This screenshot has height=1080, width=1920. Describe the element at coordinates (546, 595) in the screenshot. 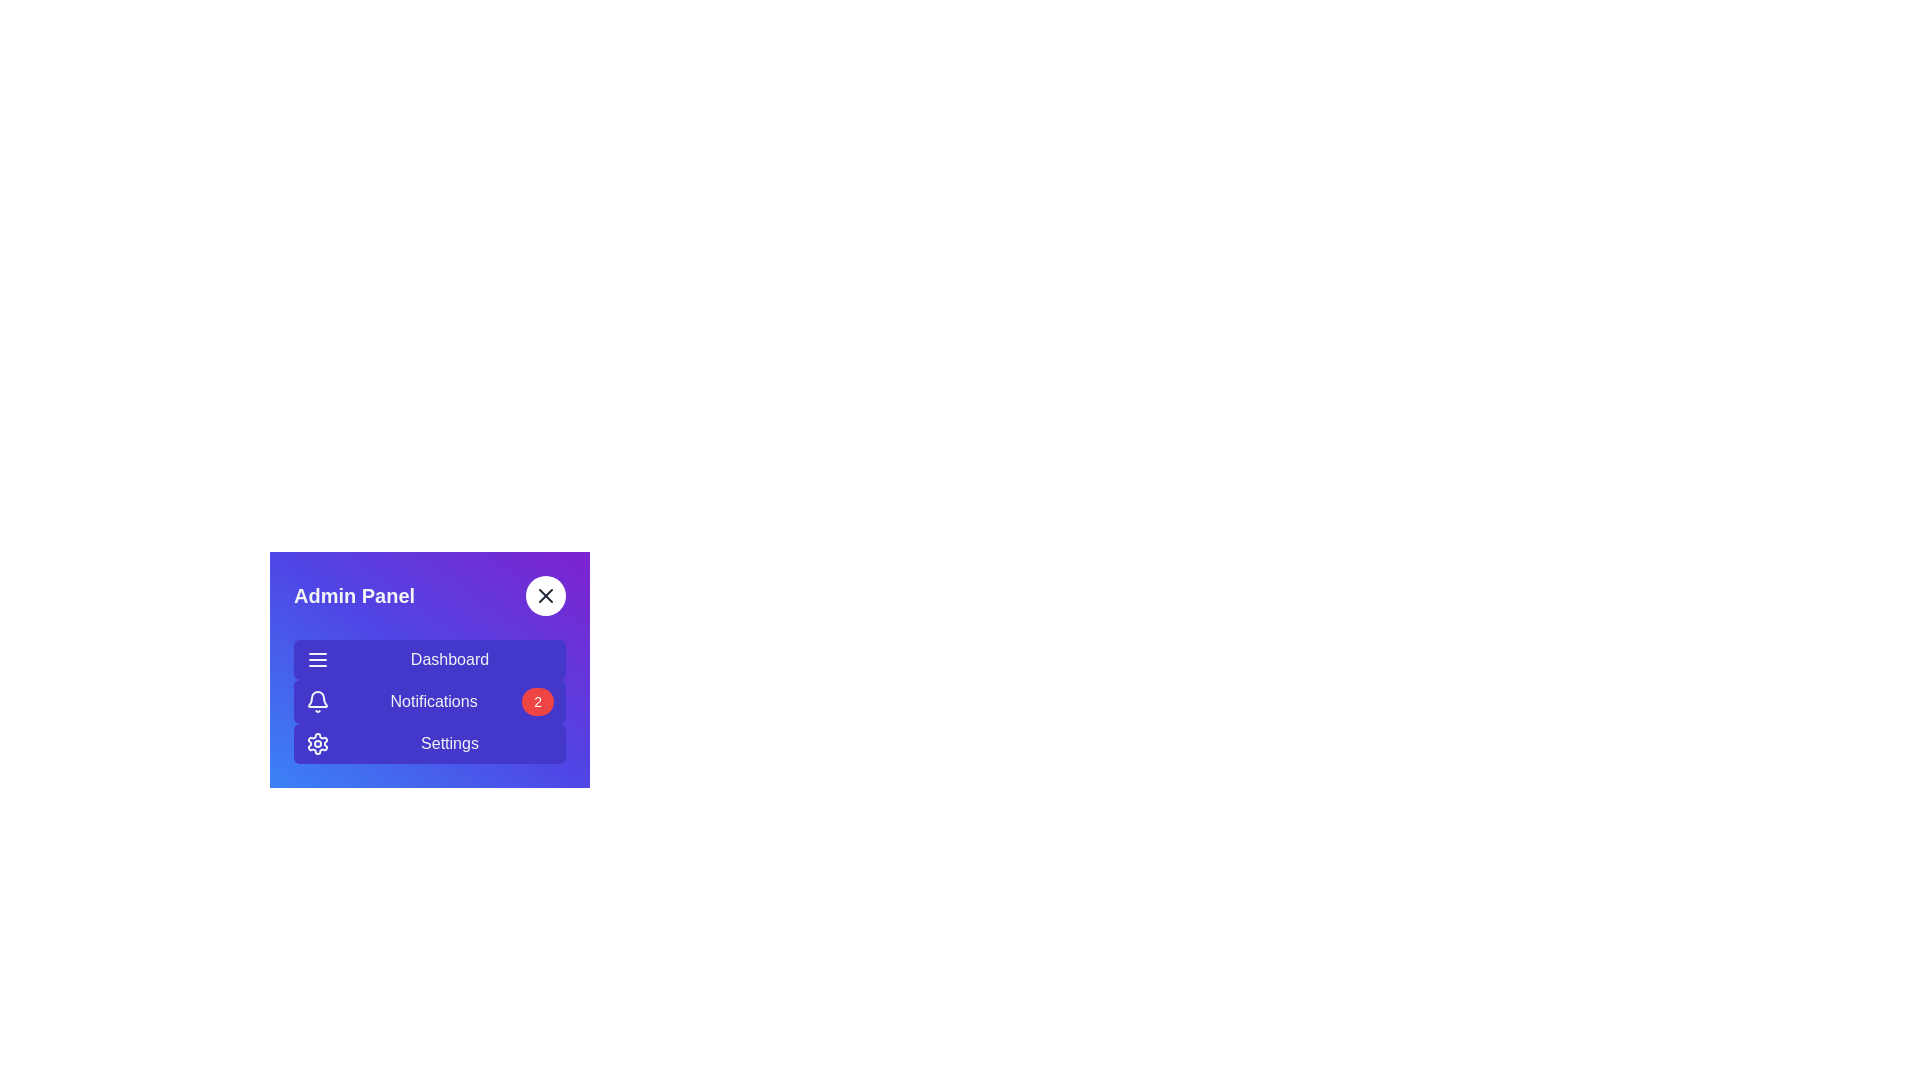

I see `the toggle button to toggle the sidebar visibility` at that location.